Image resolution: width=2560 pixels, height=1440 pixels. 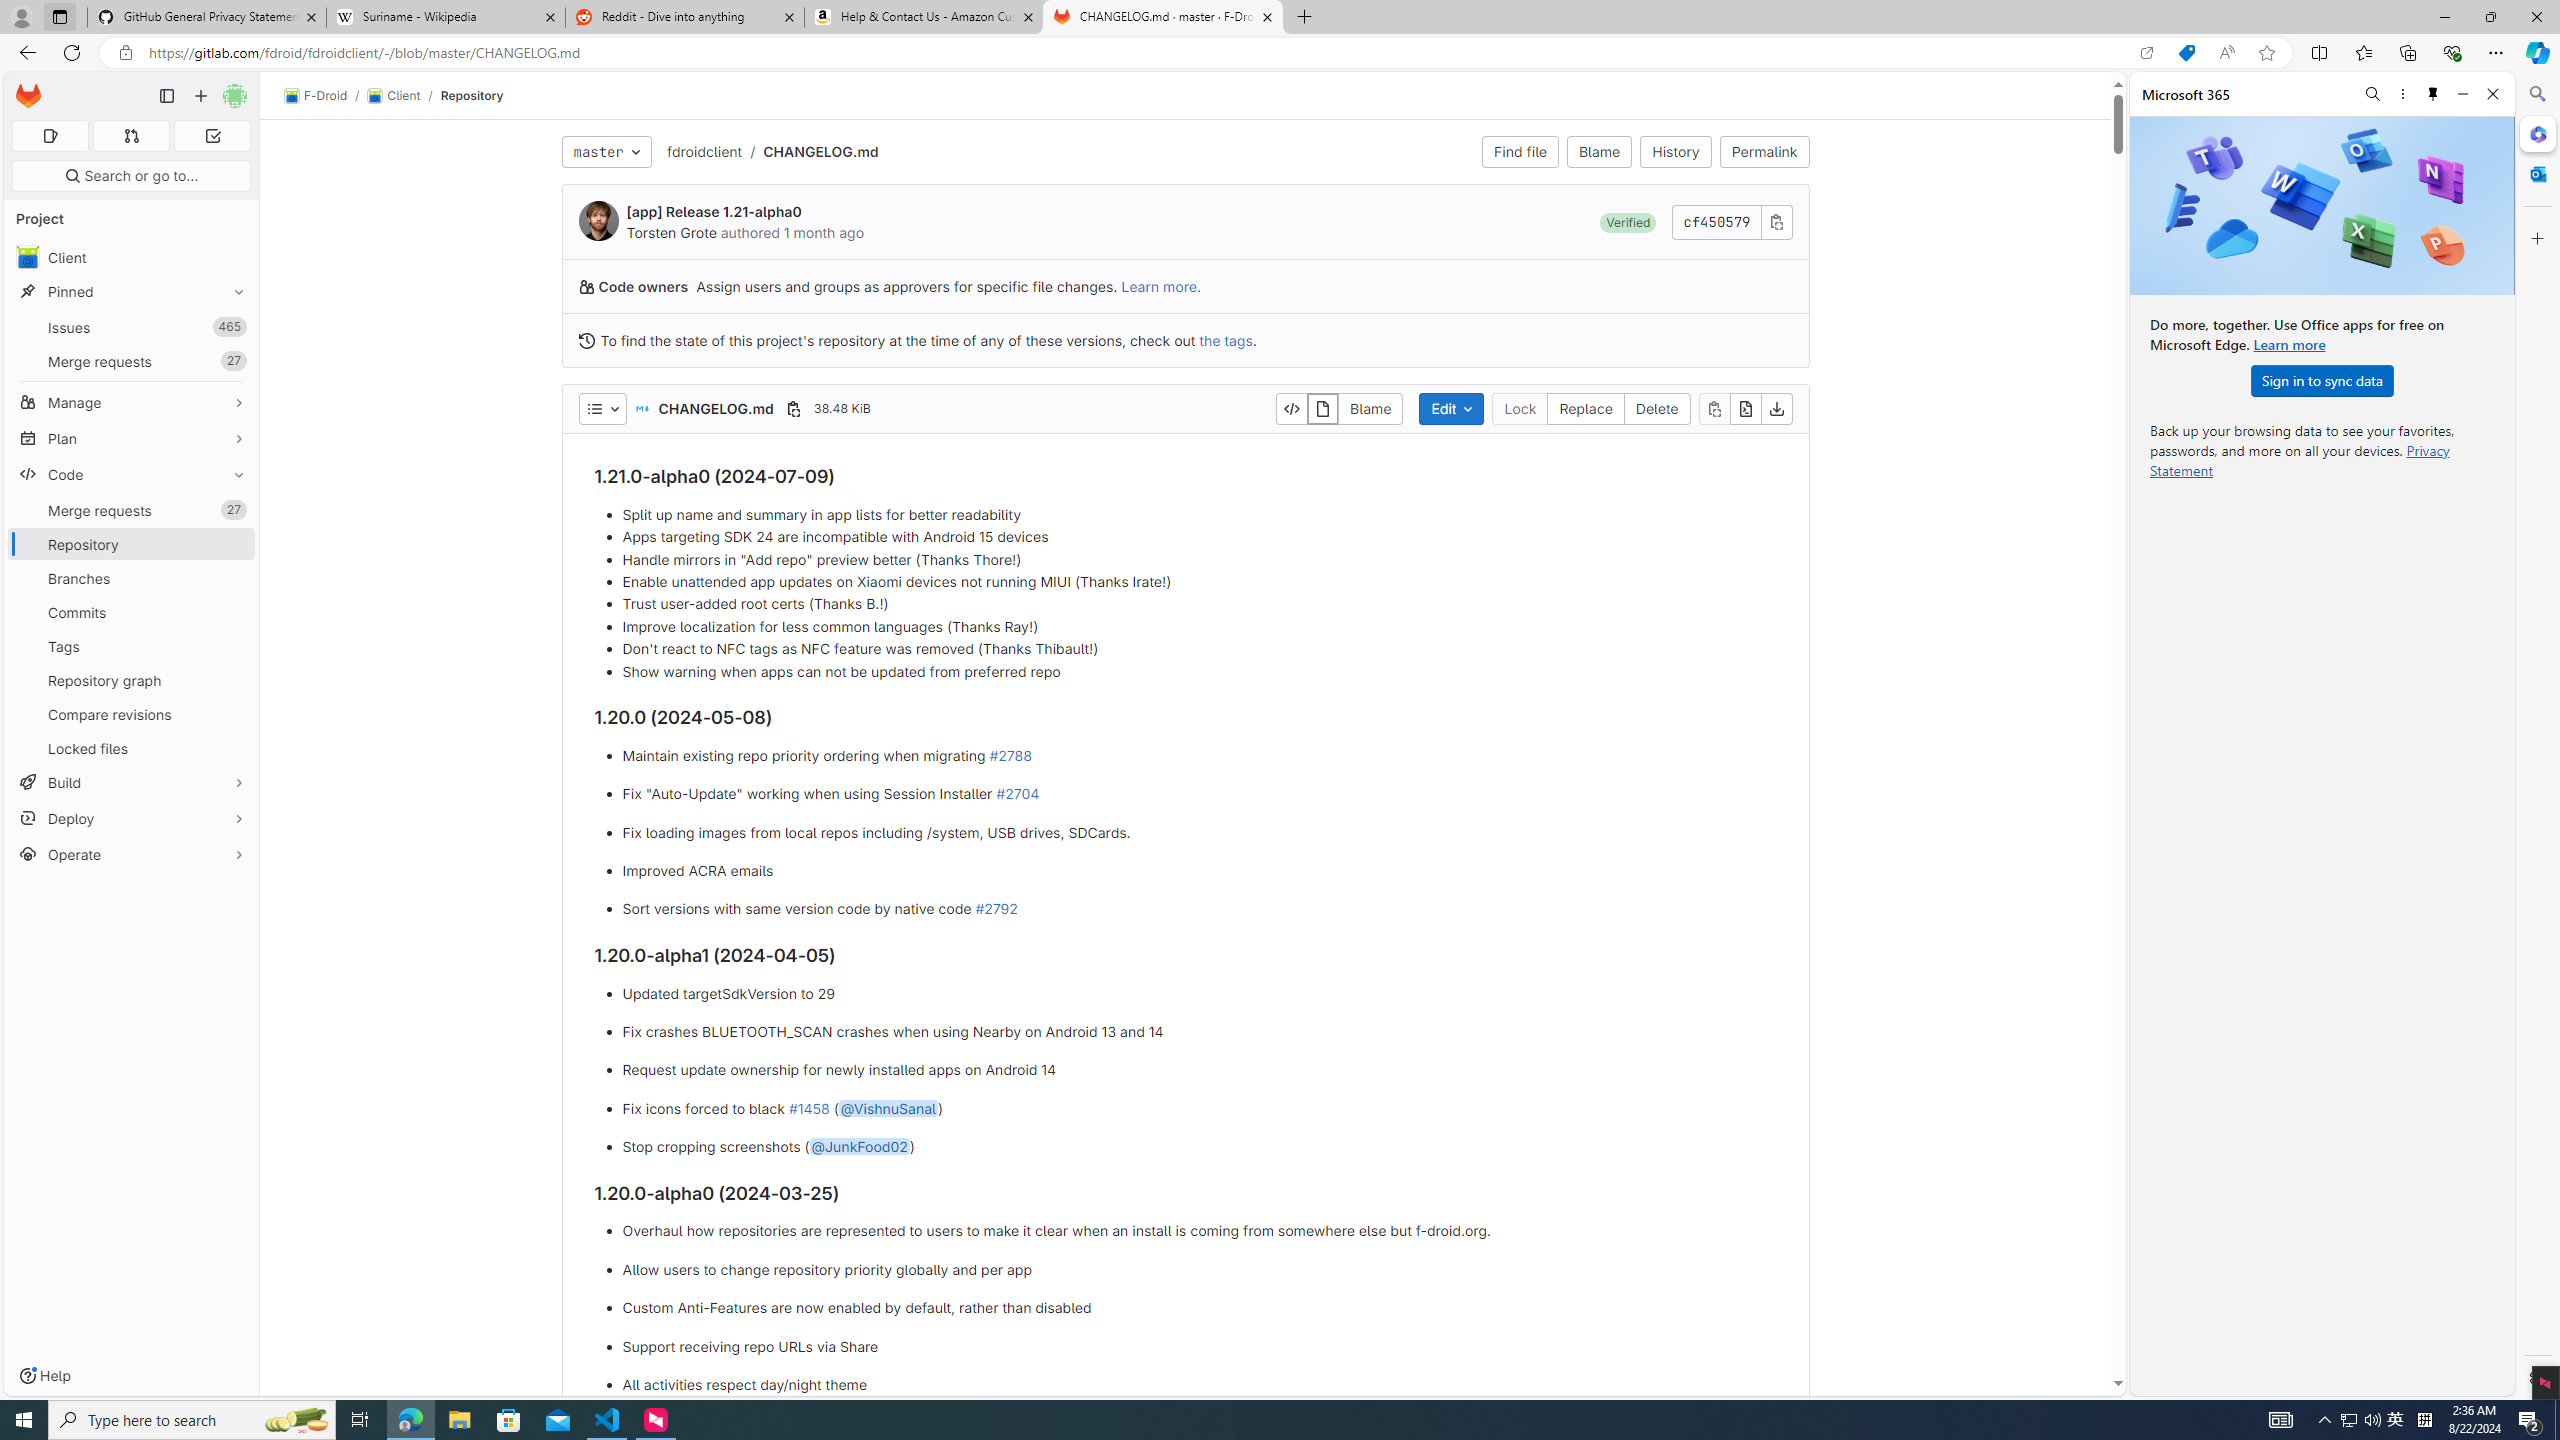 I want to click on 'Display source', so click(x=1291, y=407).